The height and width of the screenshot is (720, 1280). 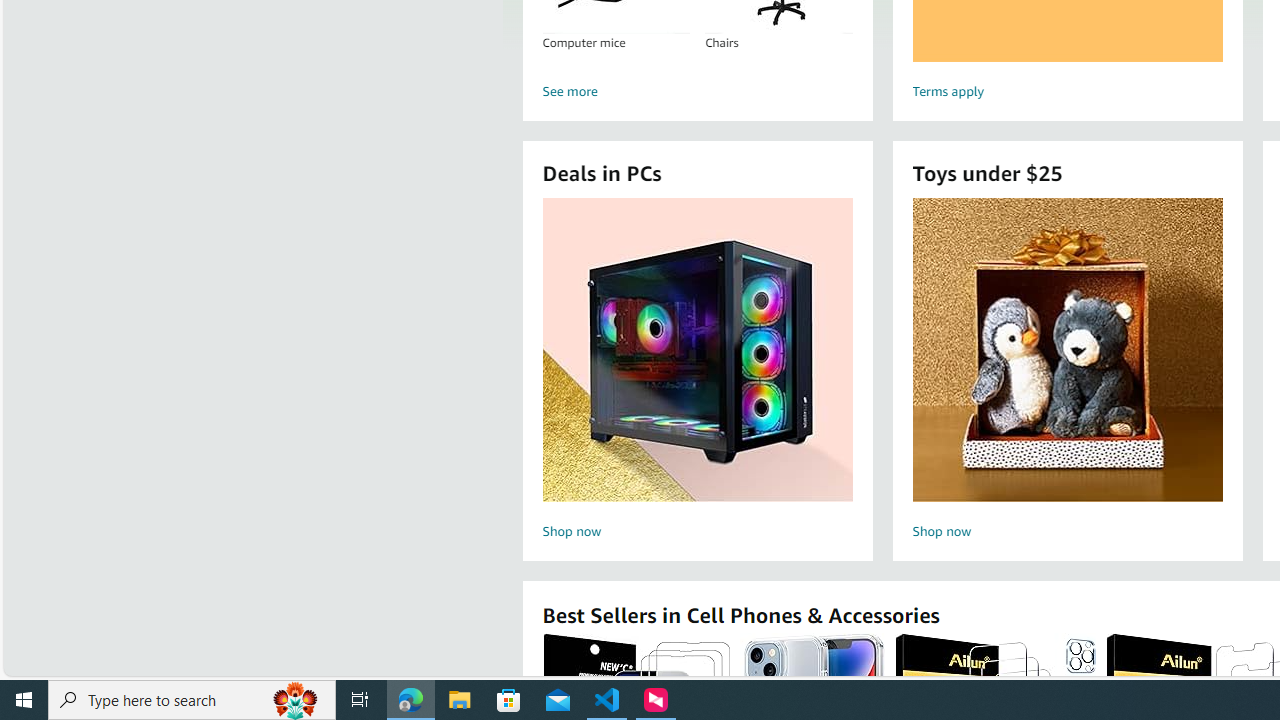 What do you see at coordinates (697, 371) in the screenshot?
I see `'Deals in PCs Shop now'` at bounding box center [697, 371].